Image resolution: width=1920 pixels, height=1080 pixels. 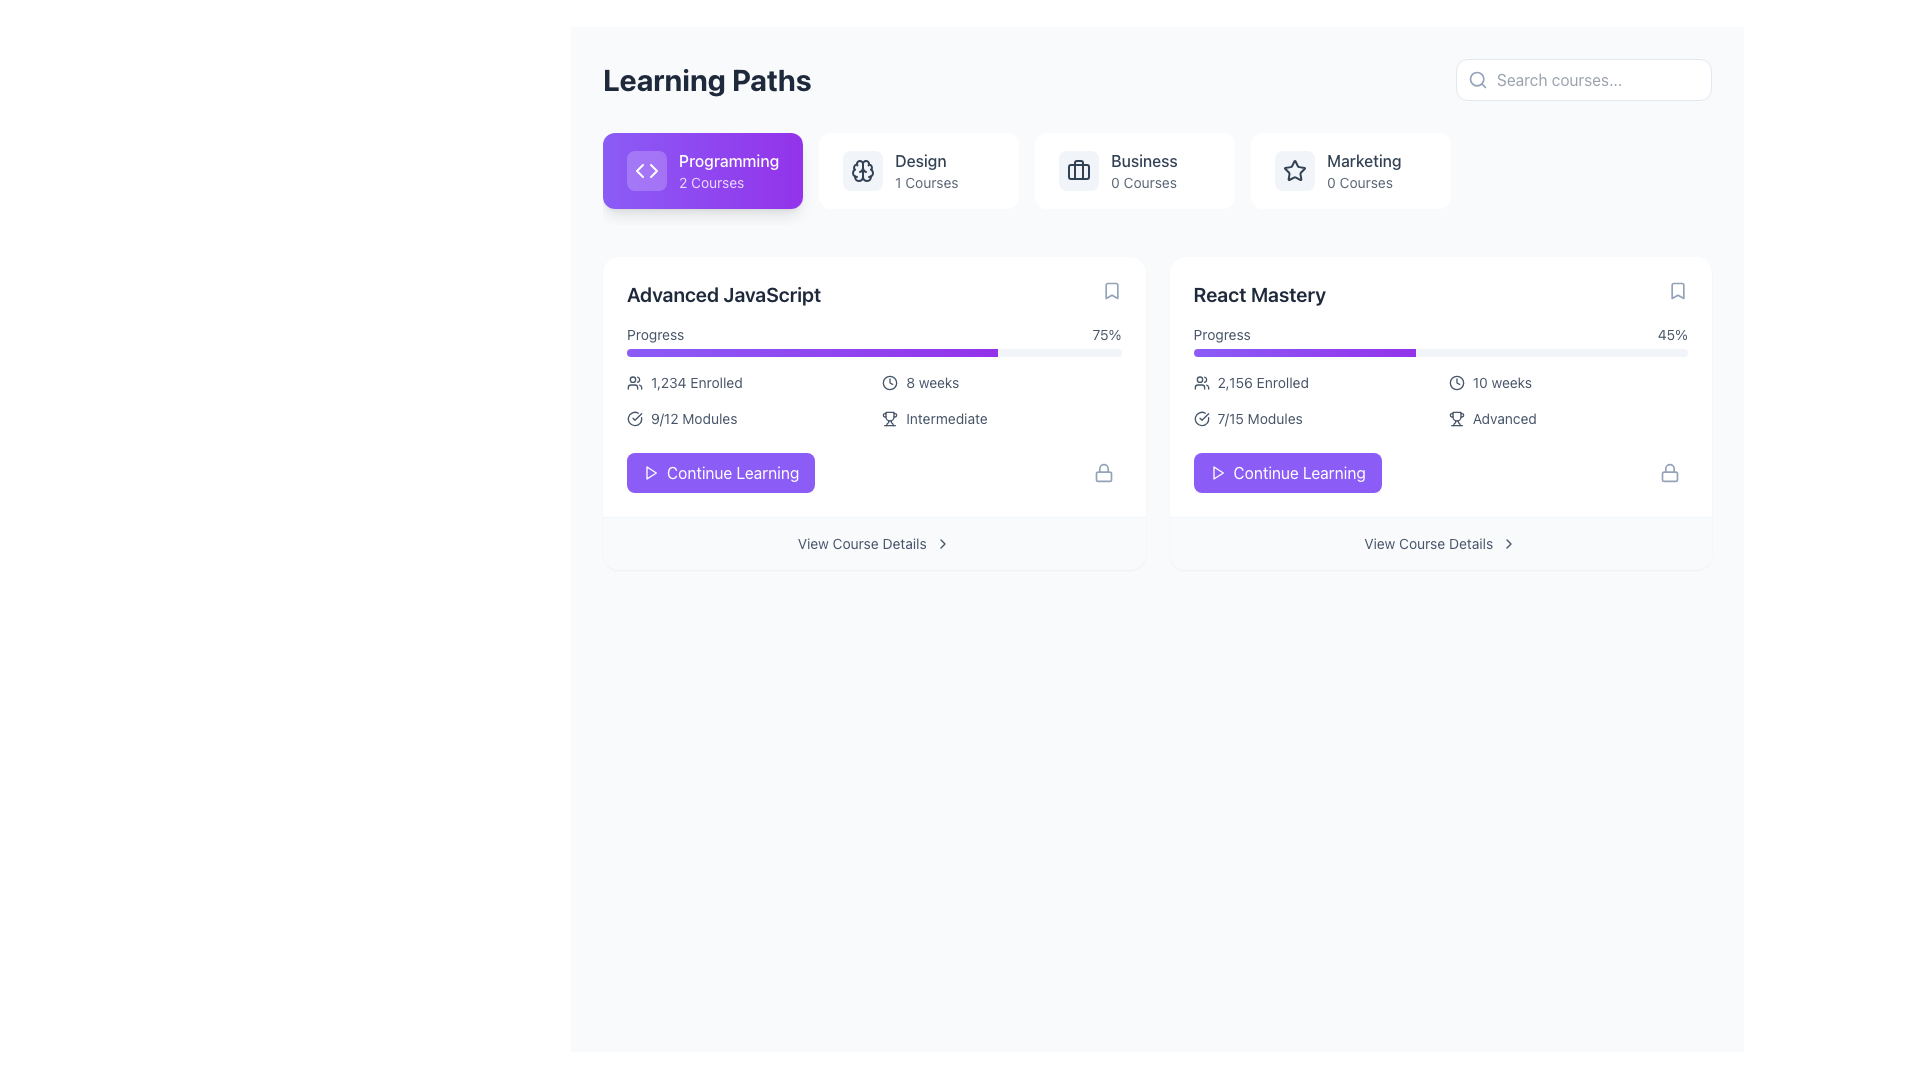 What do you see at coordinates (1106, 334) in the screenshot?
I see `the static text label displaying '75%' which indicates the percentage of completion for the course 'Advanced JavaScript'` at bounding box center [1106, 334].